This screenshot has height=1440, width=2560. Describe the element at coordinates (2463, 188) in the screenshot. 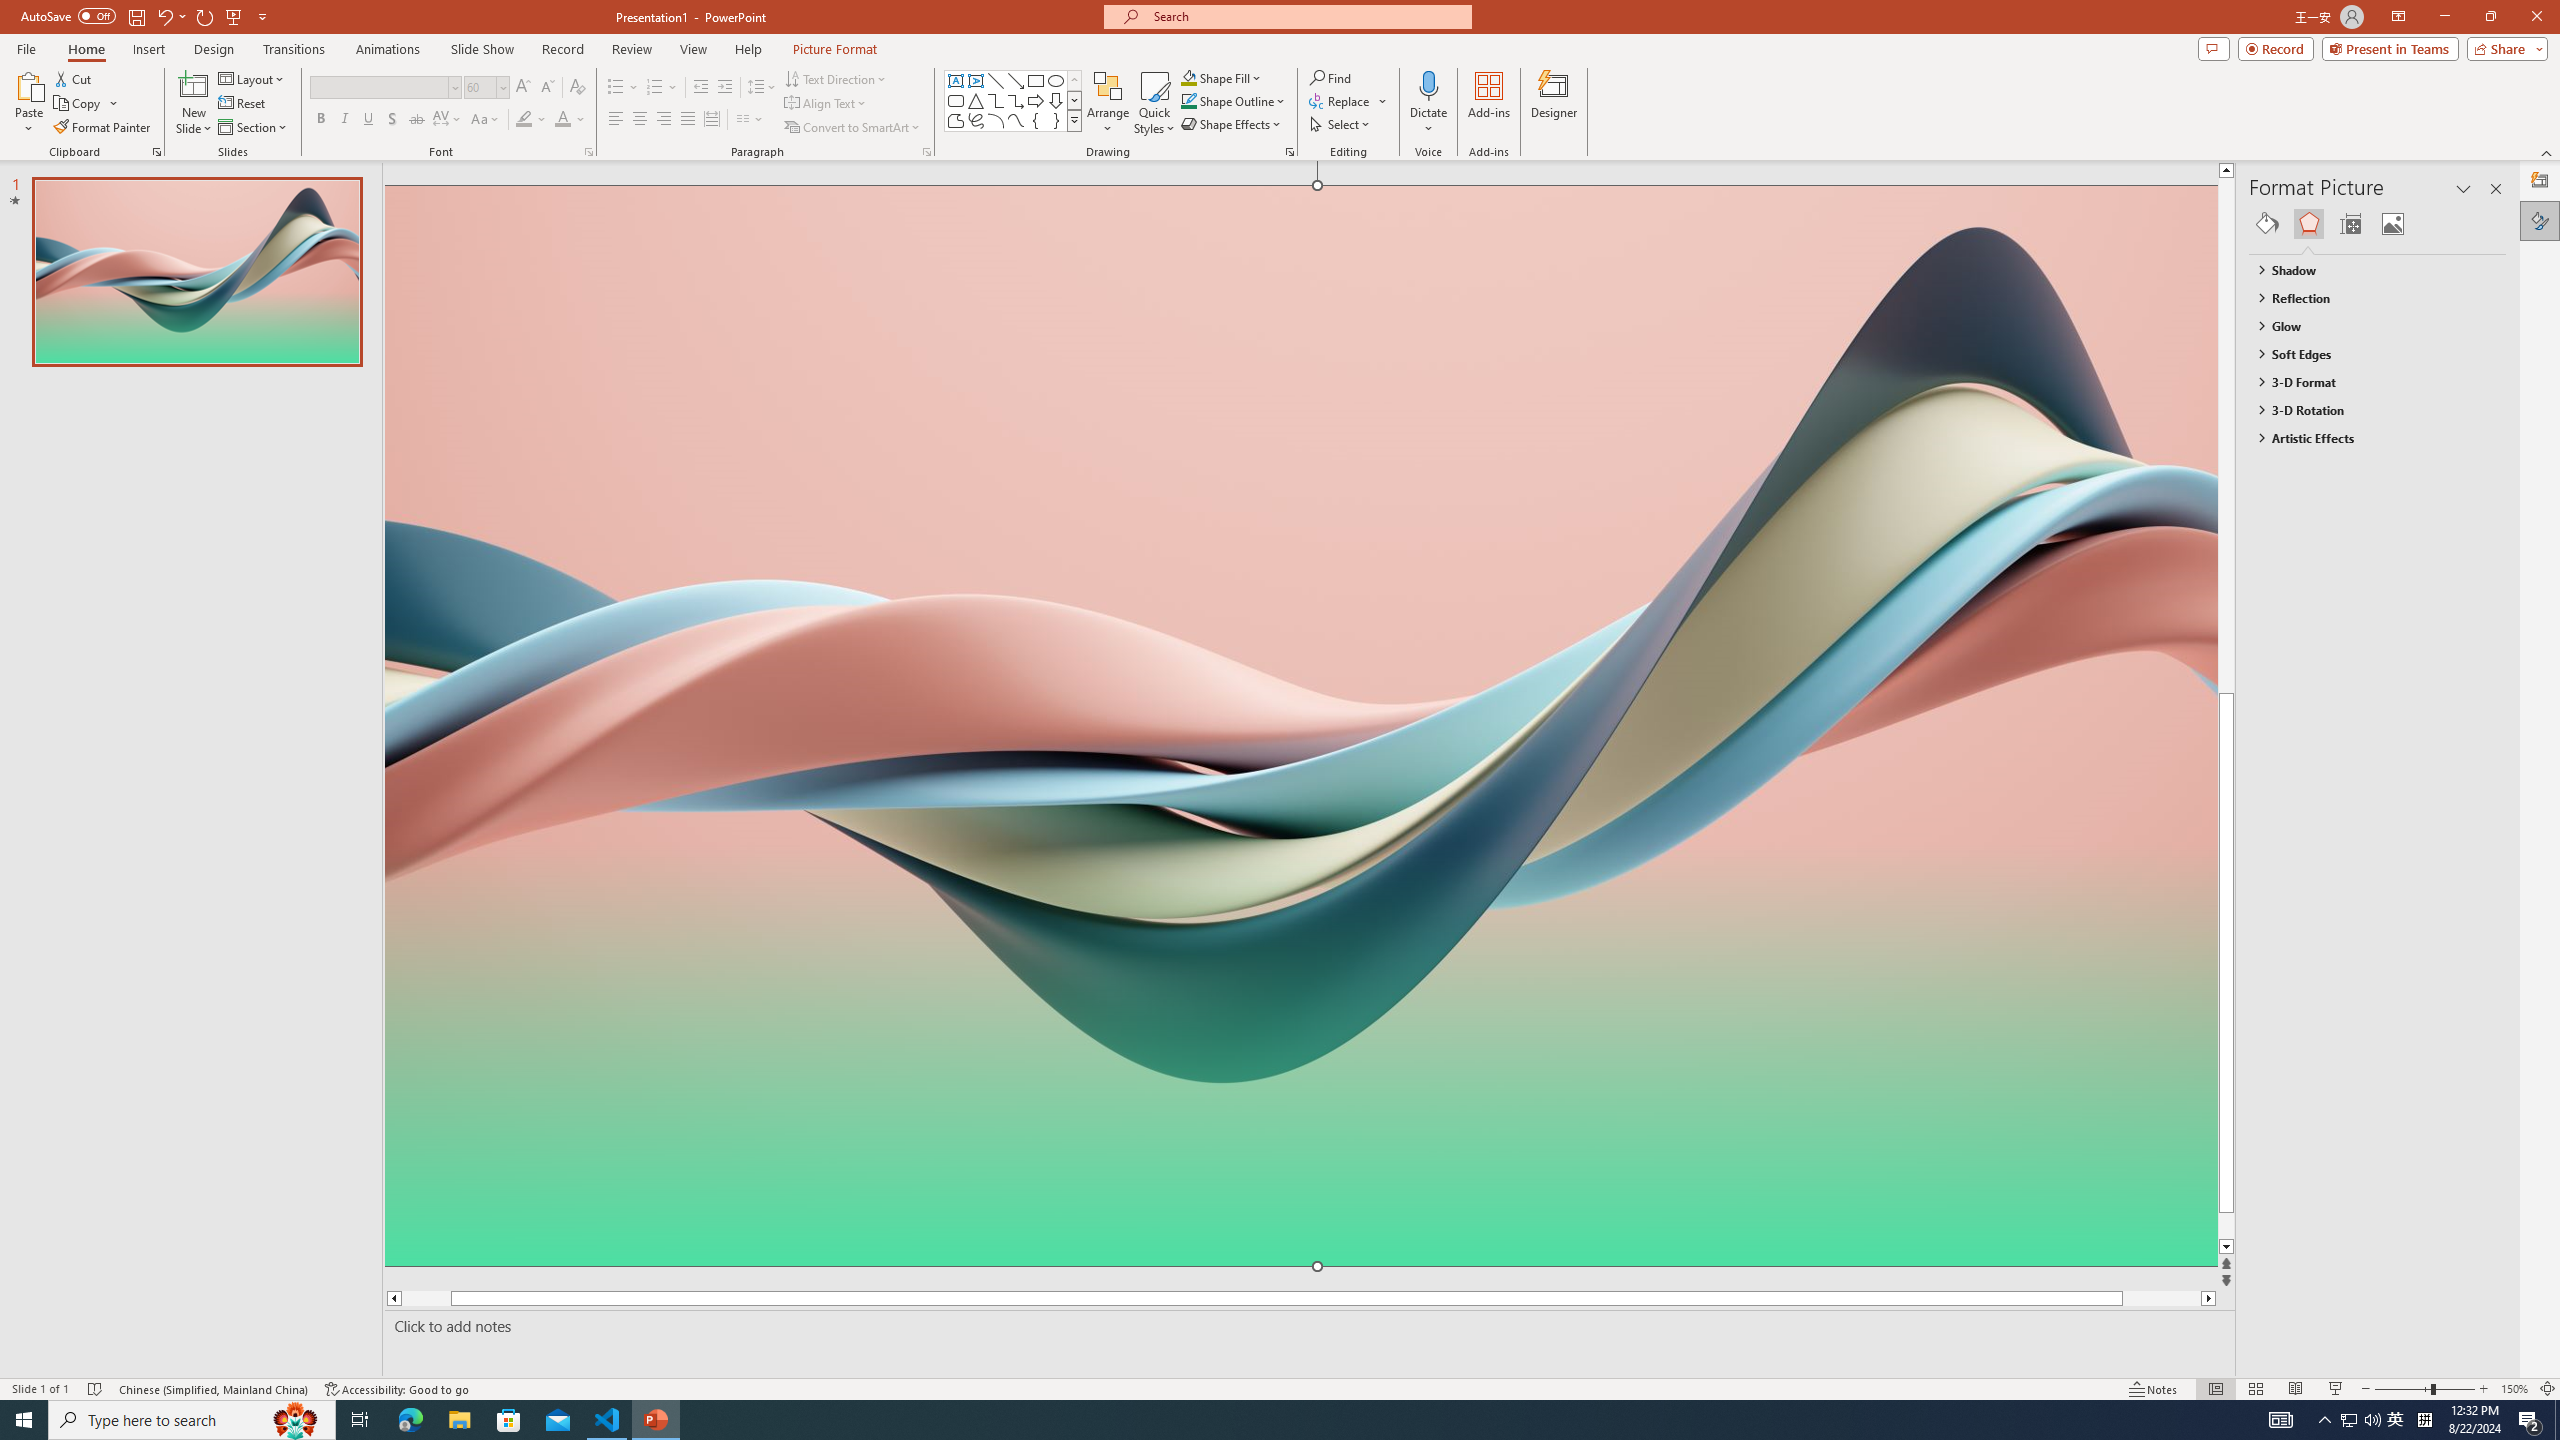

I see `'Task Pane Options'` at that location.